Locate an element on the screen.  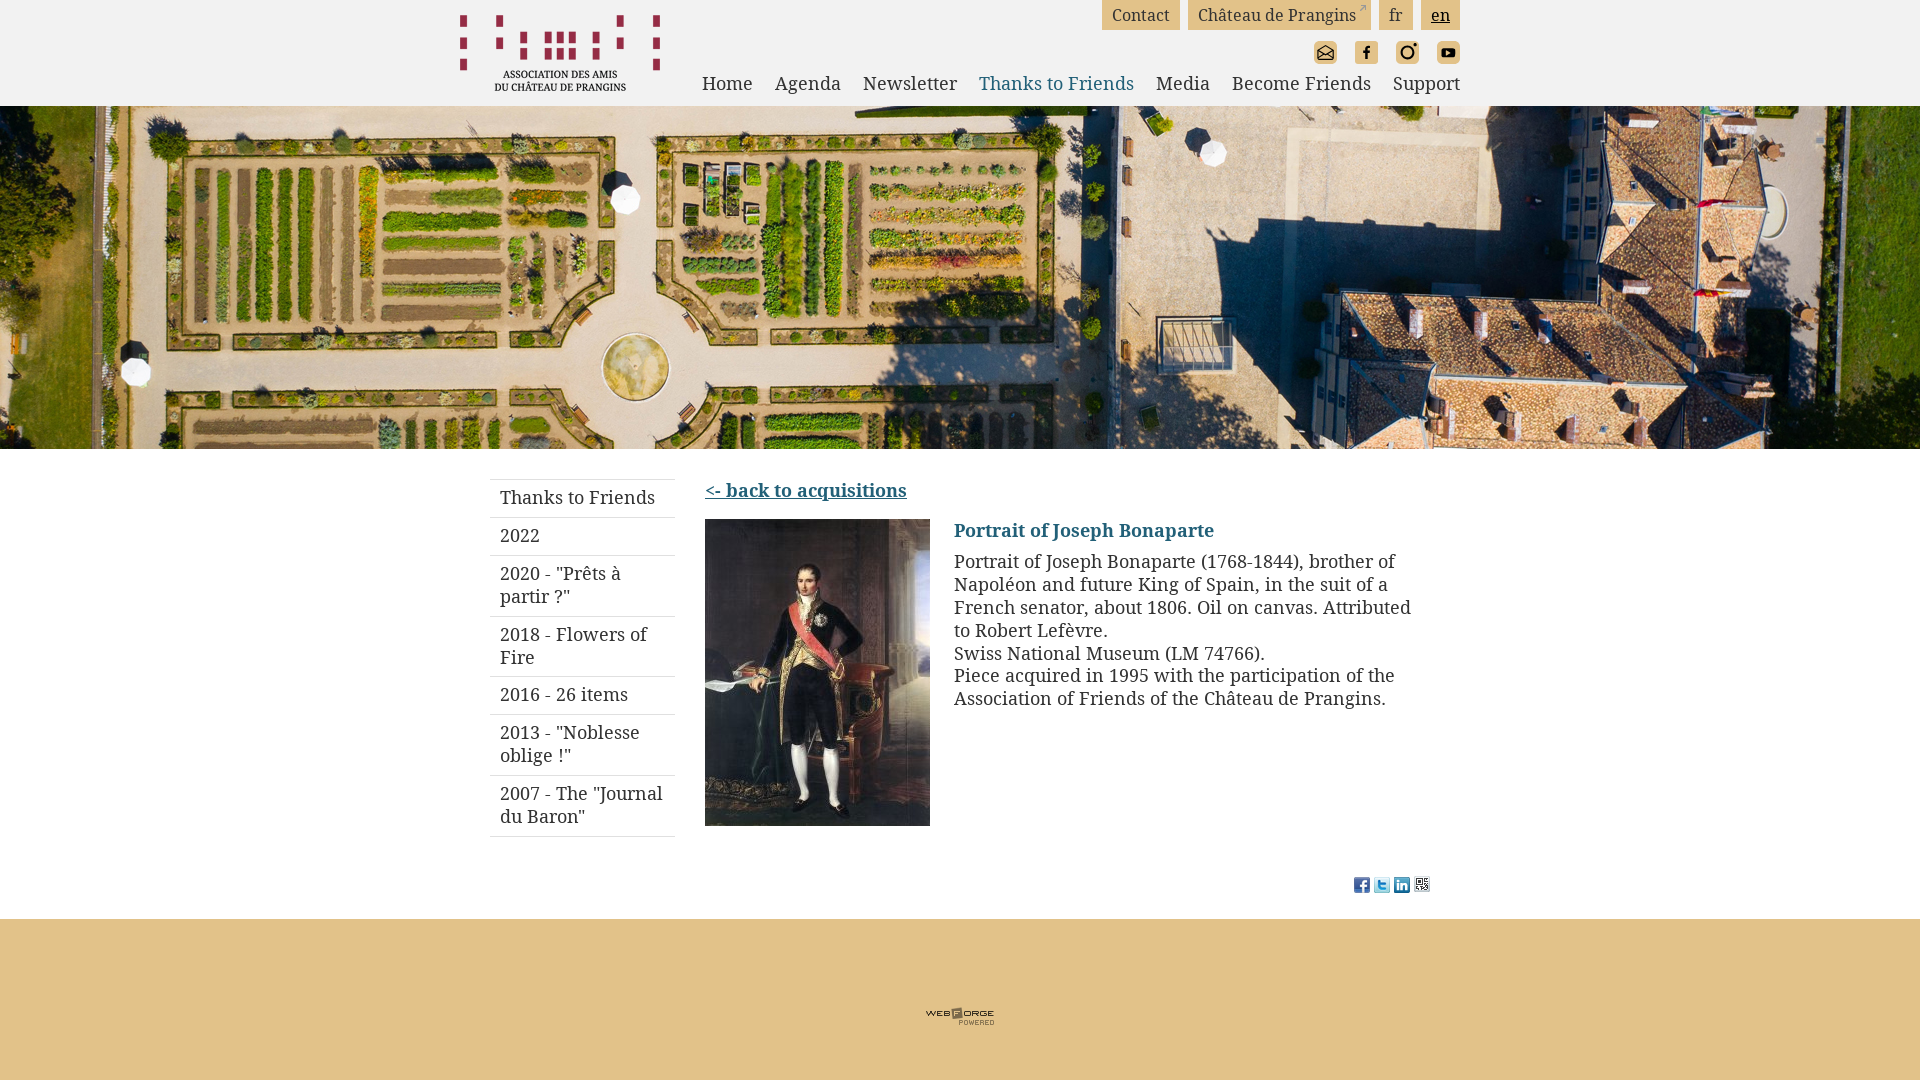
'<- back to acquisitions' is located at coordinates (705, 489).